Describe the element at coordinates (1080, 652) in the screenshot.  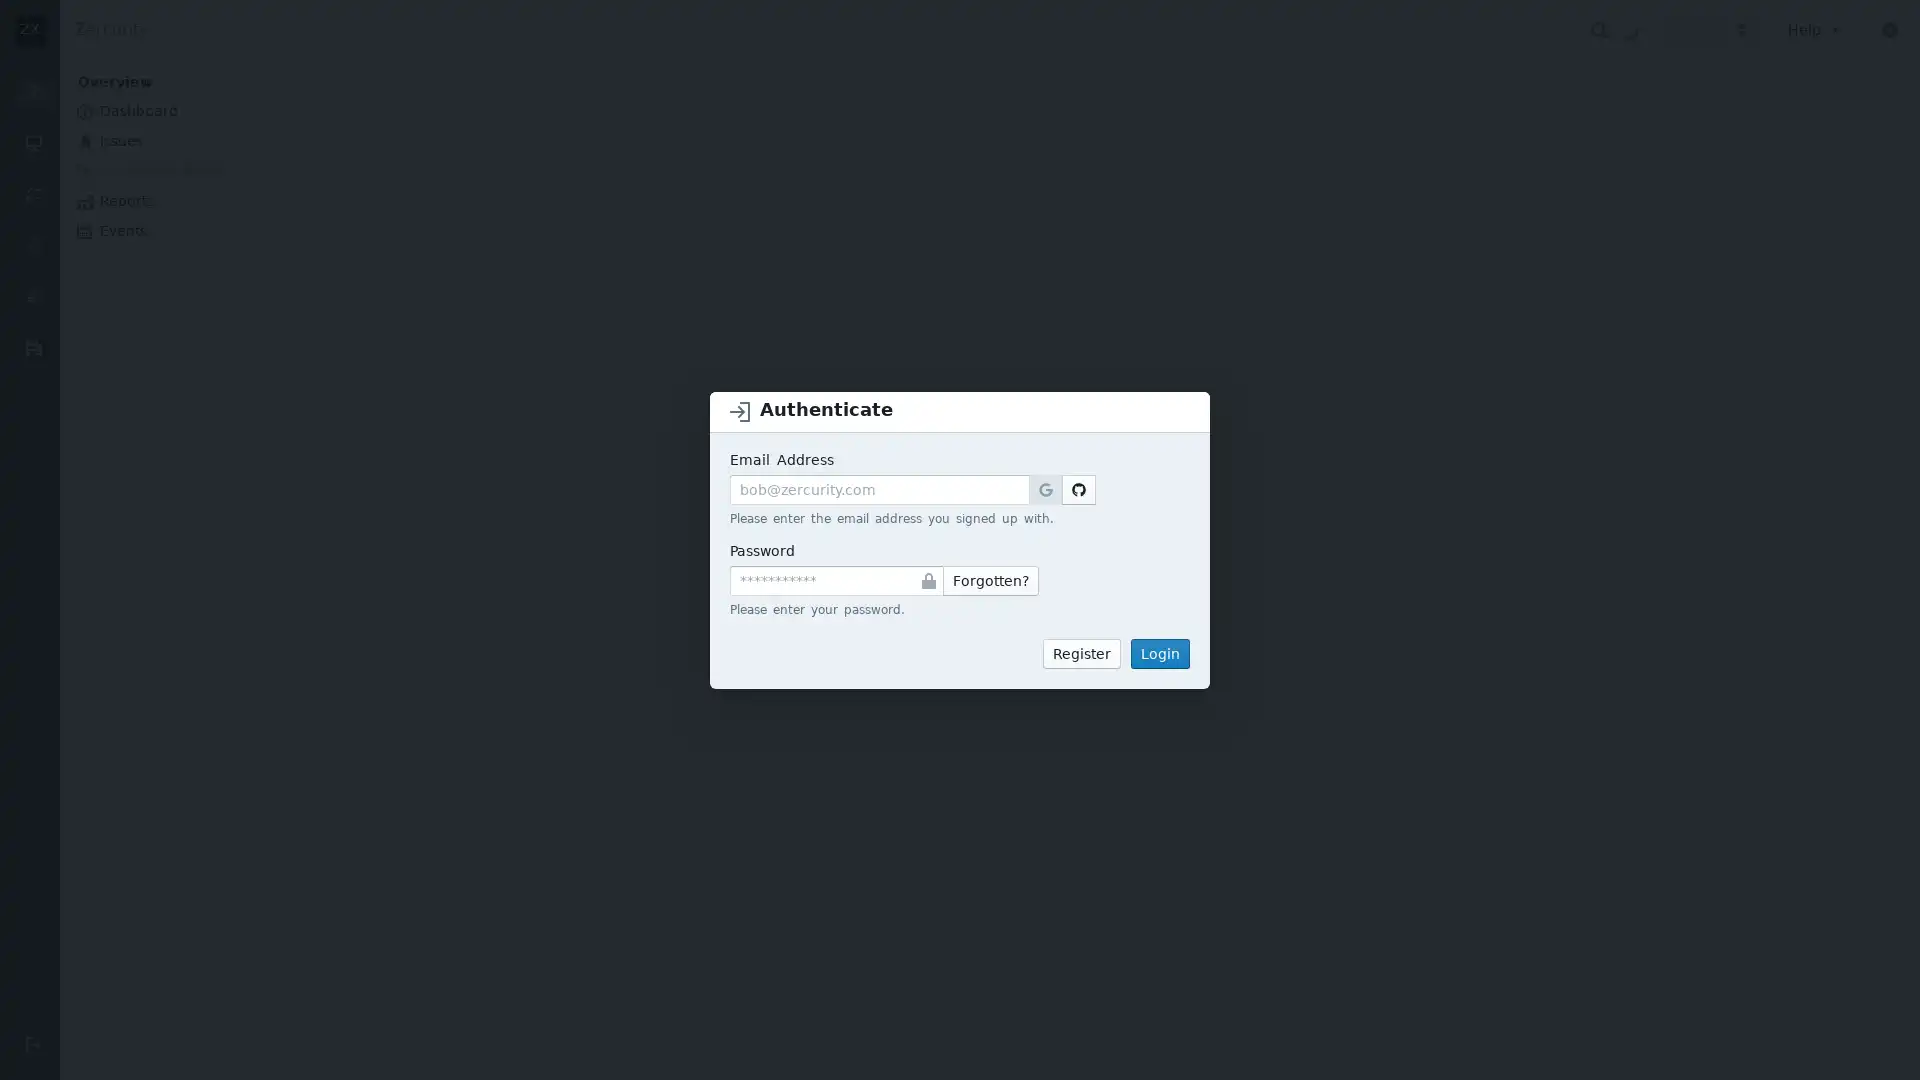
I see `Register` at that location.